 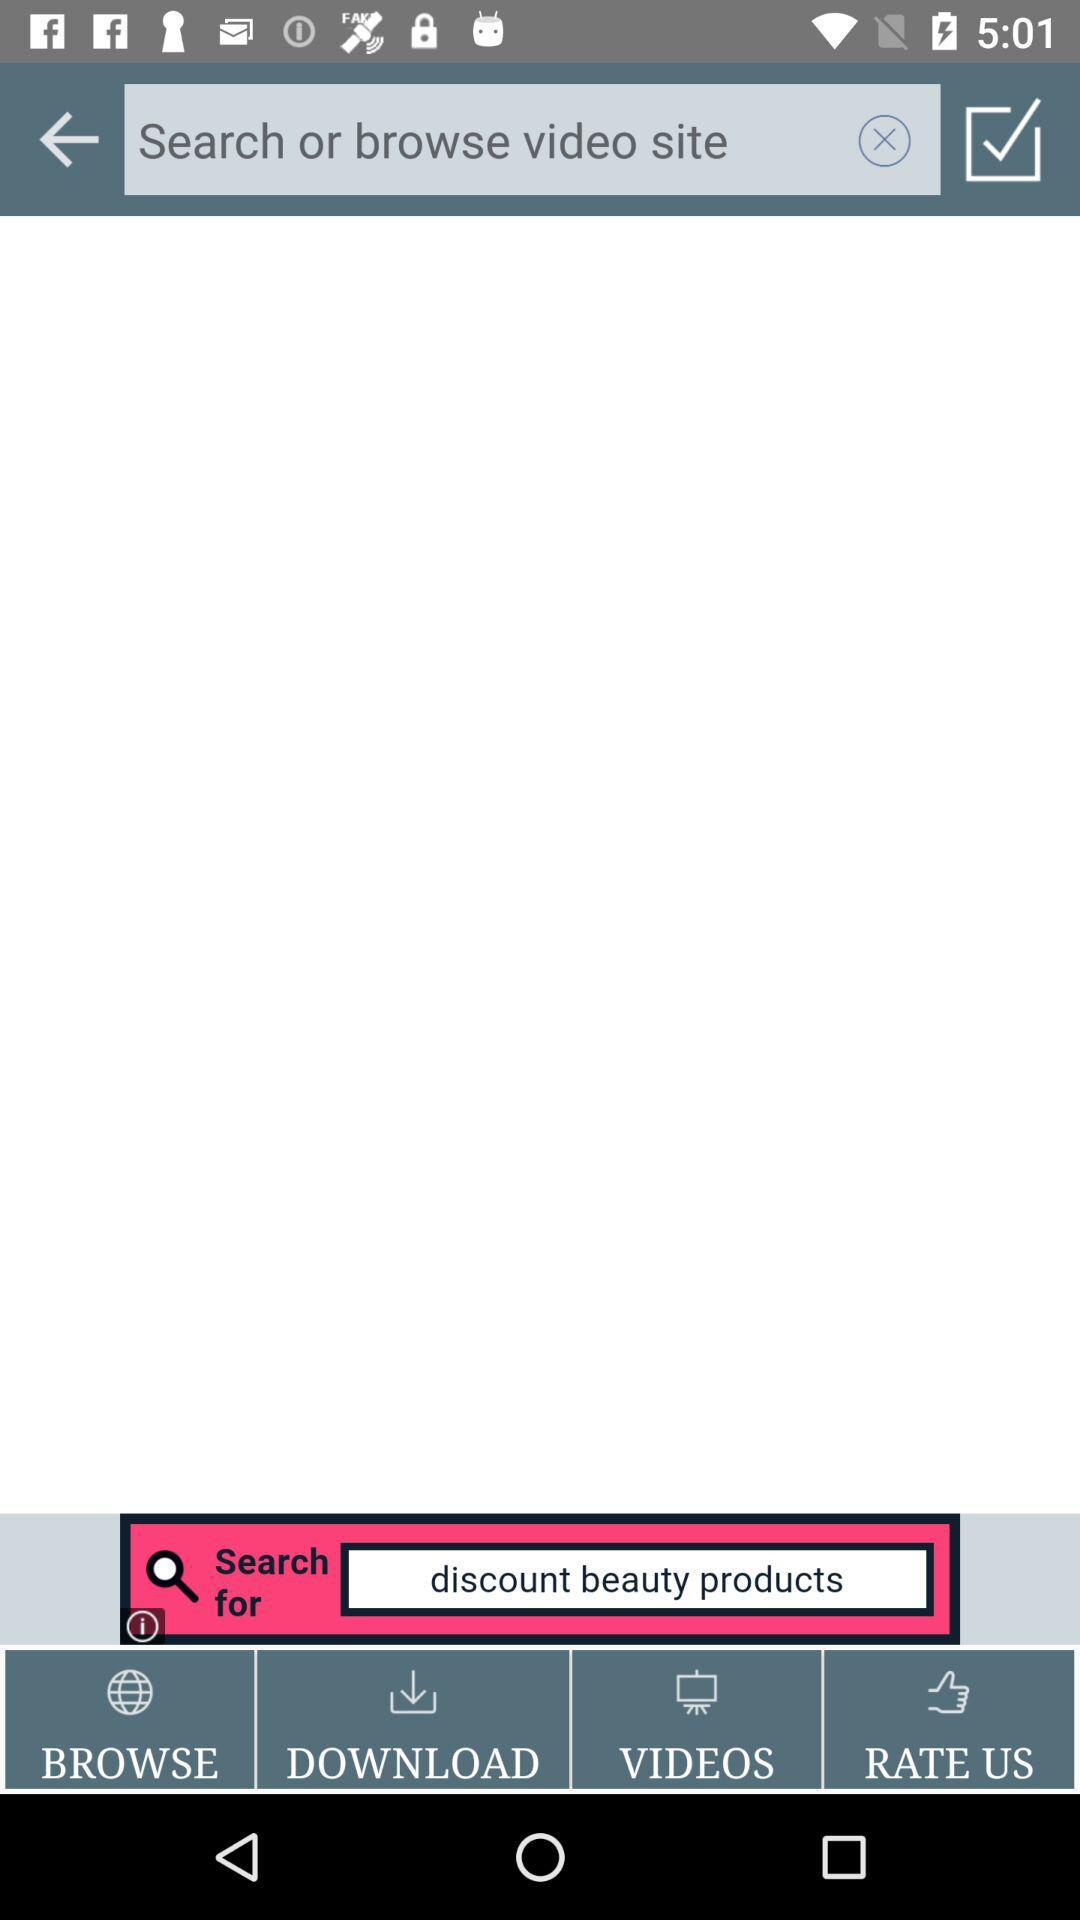 What do you see at coordinates (948, 1718) in the screenshot?
I see `rate us button` at bounding box center [948, 1718].